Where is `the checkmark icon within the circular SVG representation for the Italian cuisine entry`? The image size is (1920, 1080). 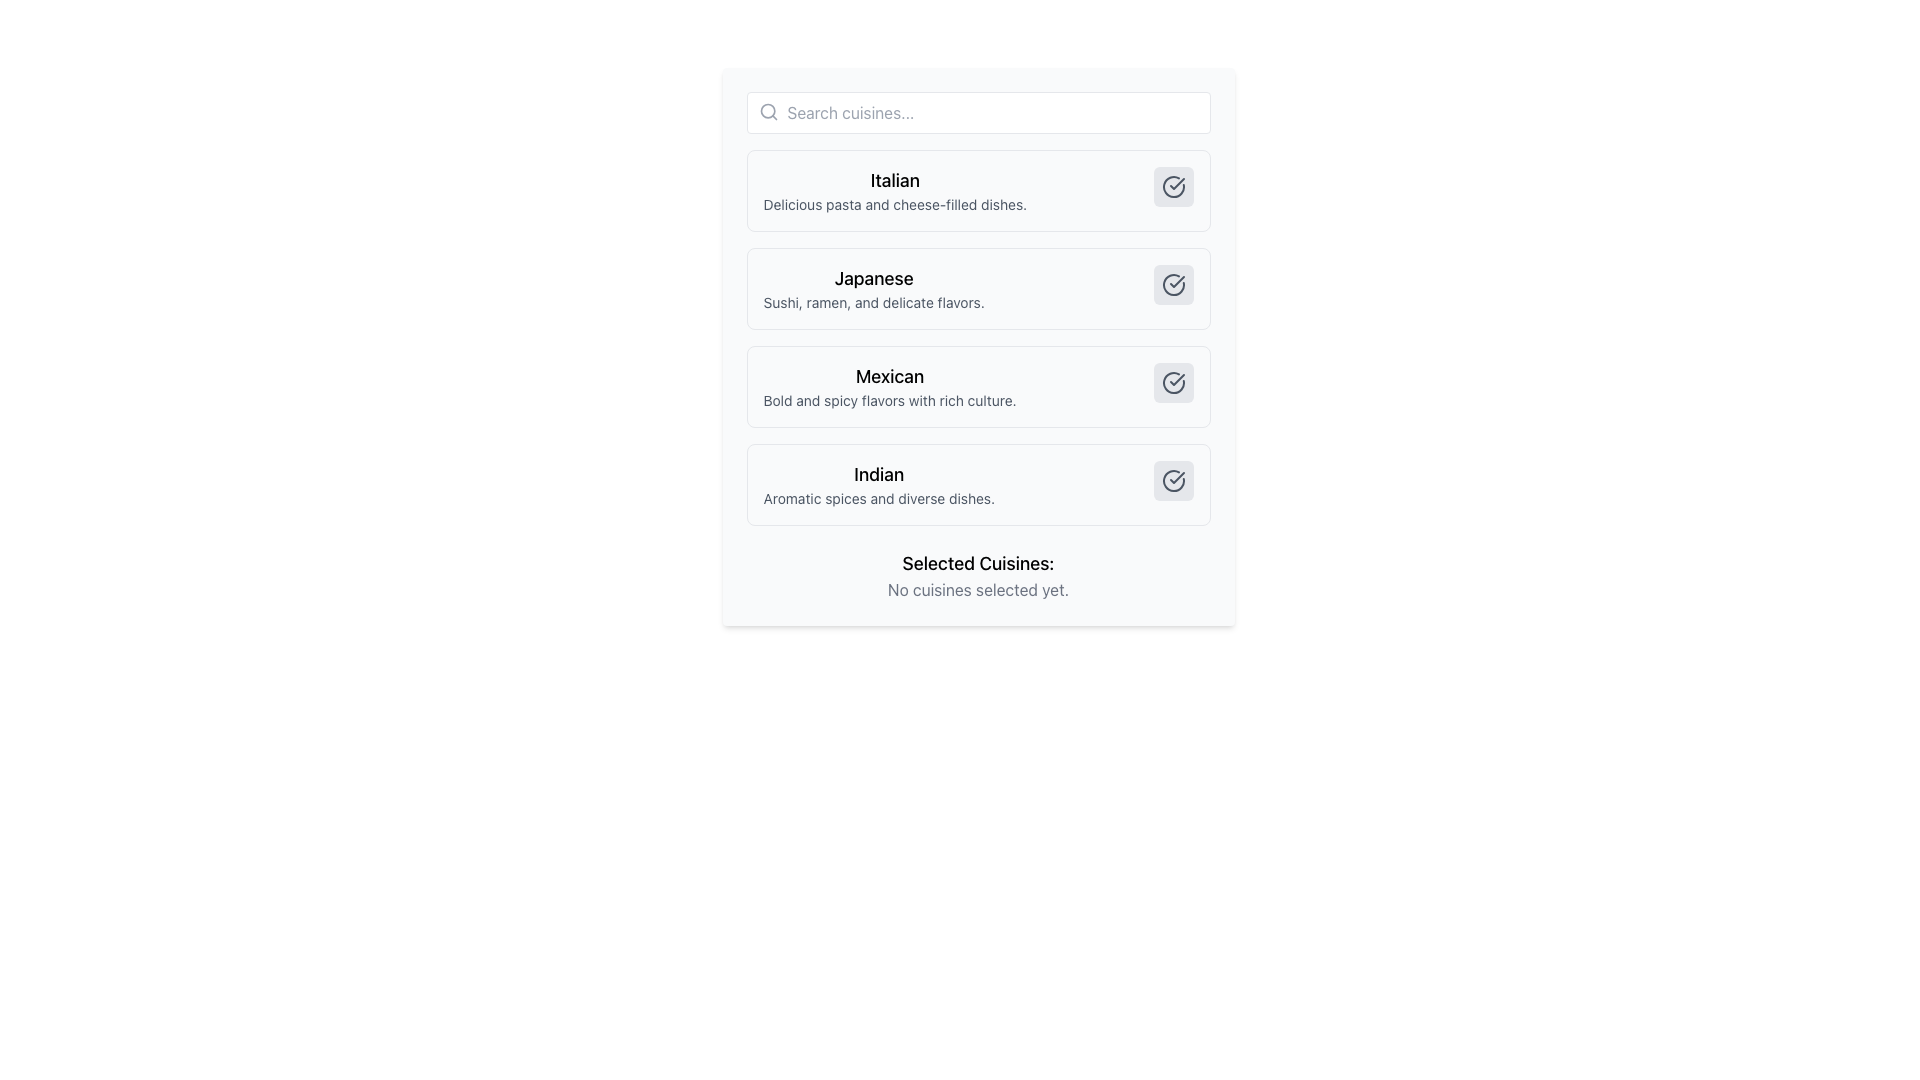
the checkmark icon within the circular SVG representation for the Italian cuisine entry is located at coordinates (1176, 184).